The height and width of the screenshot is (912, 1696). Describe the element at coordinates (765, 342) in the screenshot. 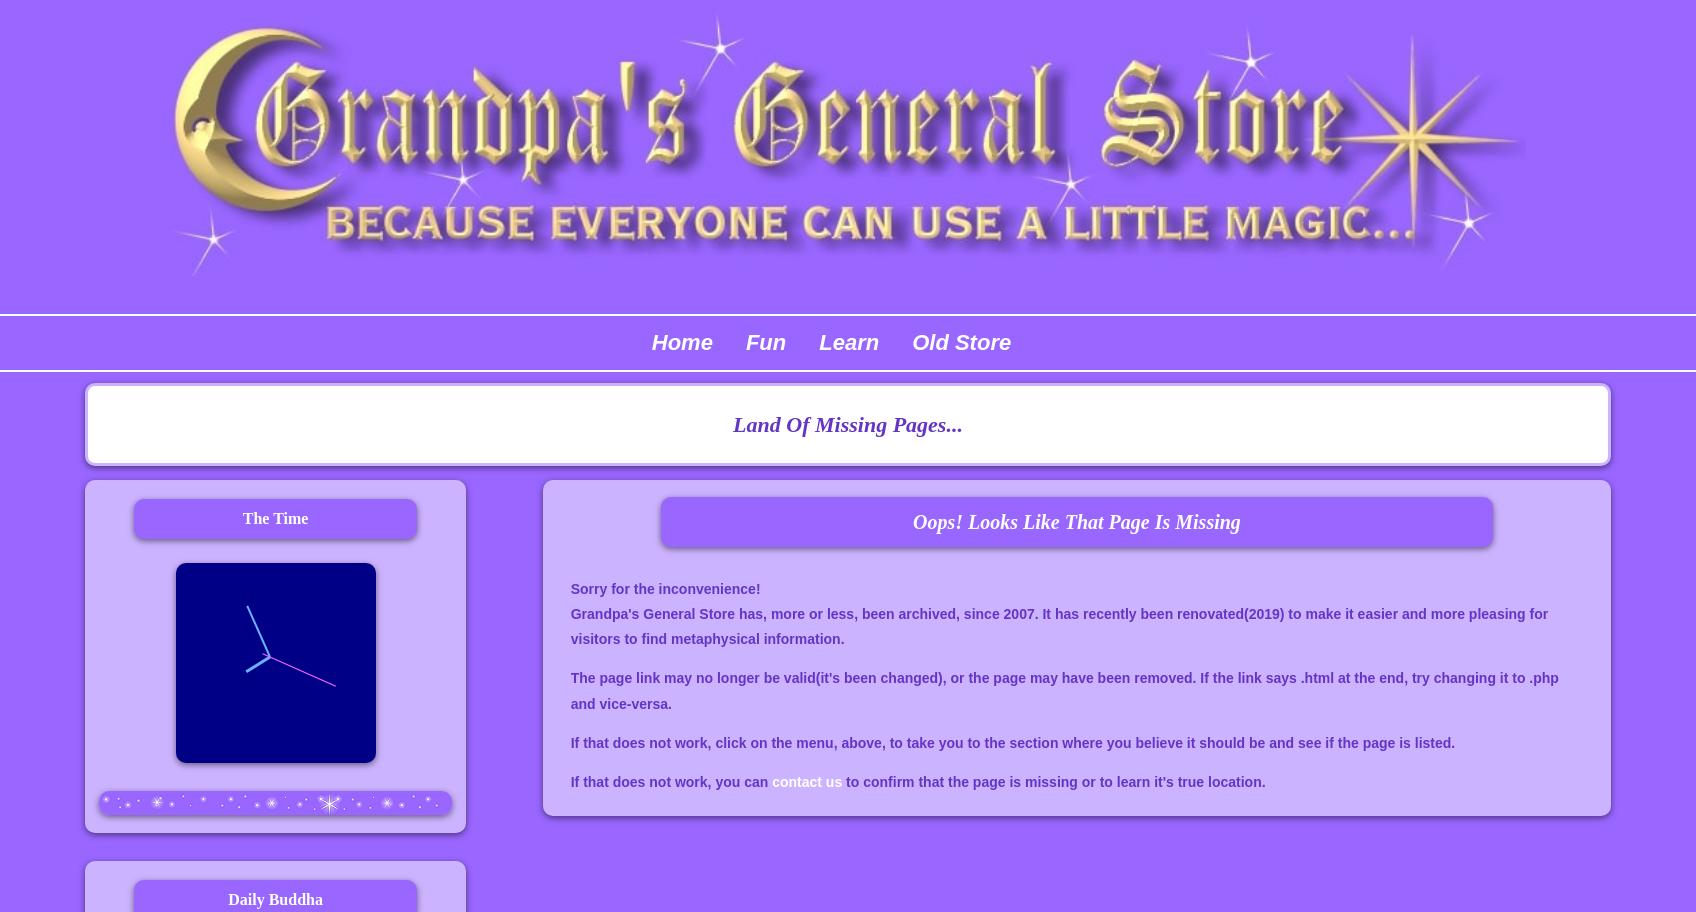

I see `'Fun'` at that location.